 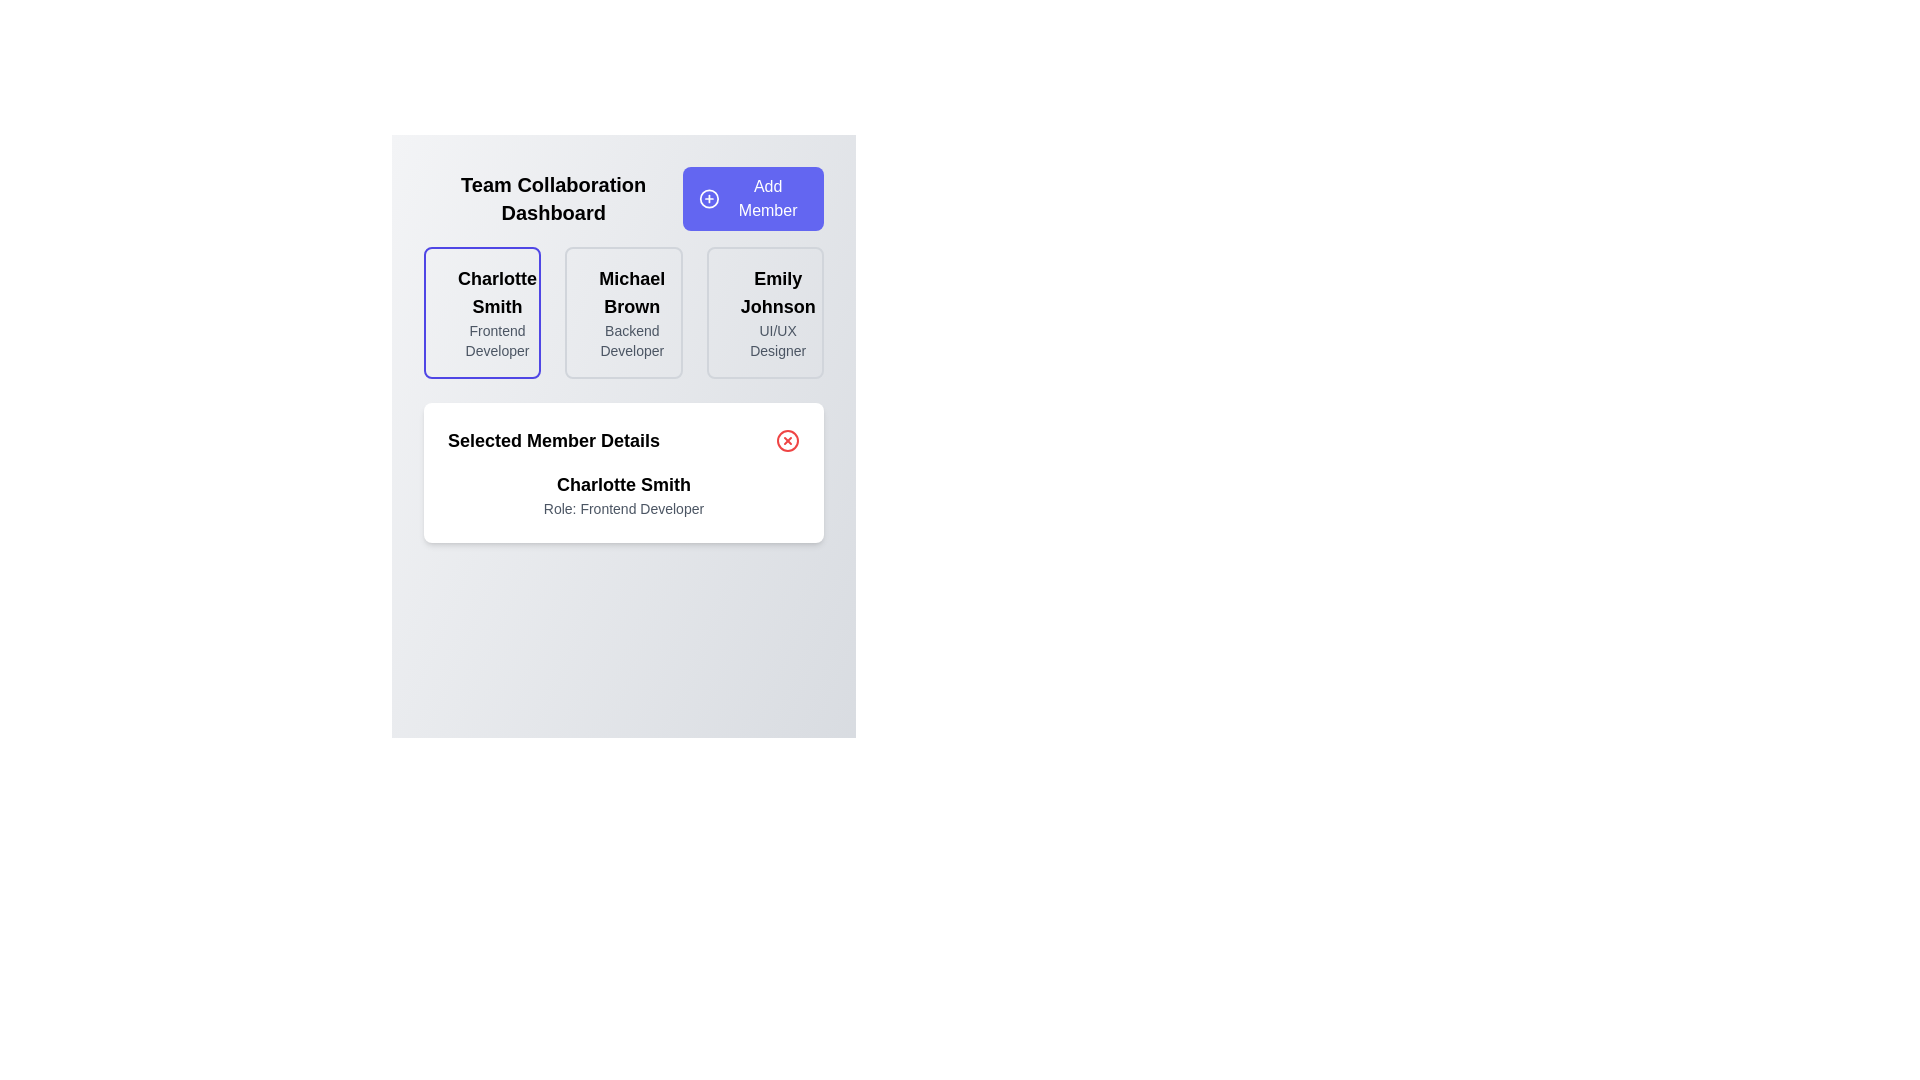 I want to click on the decorative SVG circle icon inside the 'Add Member' button located in the top-right area of the interface, so click(x=709, y=199).